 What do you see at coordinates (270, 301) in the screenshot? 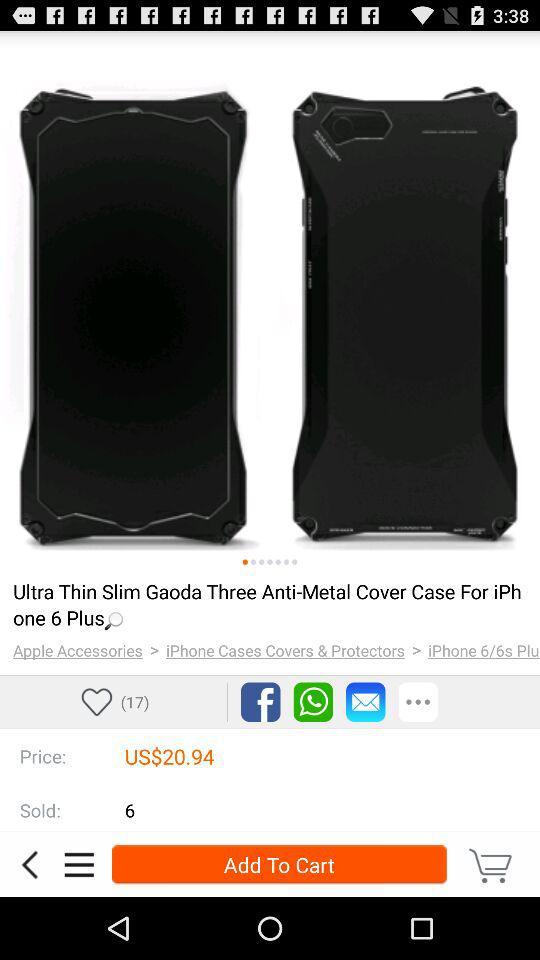
I see `product` at bounding box center [270, 301].